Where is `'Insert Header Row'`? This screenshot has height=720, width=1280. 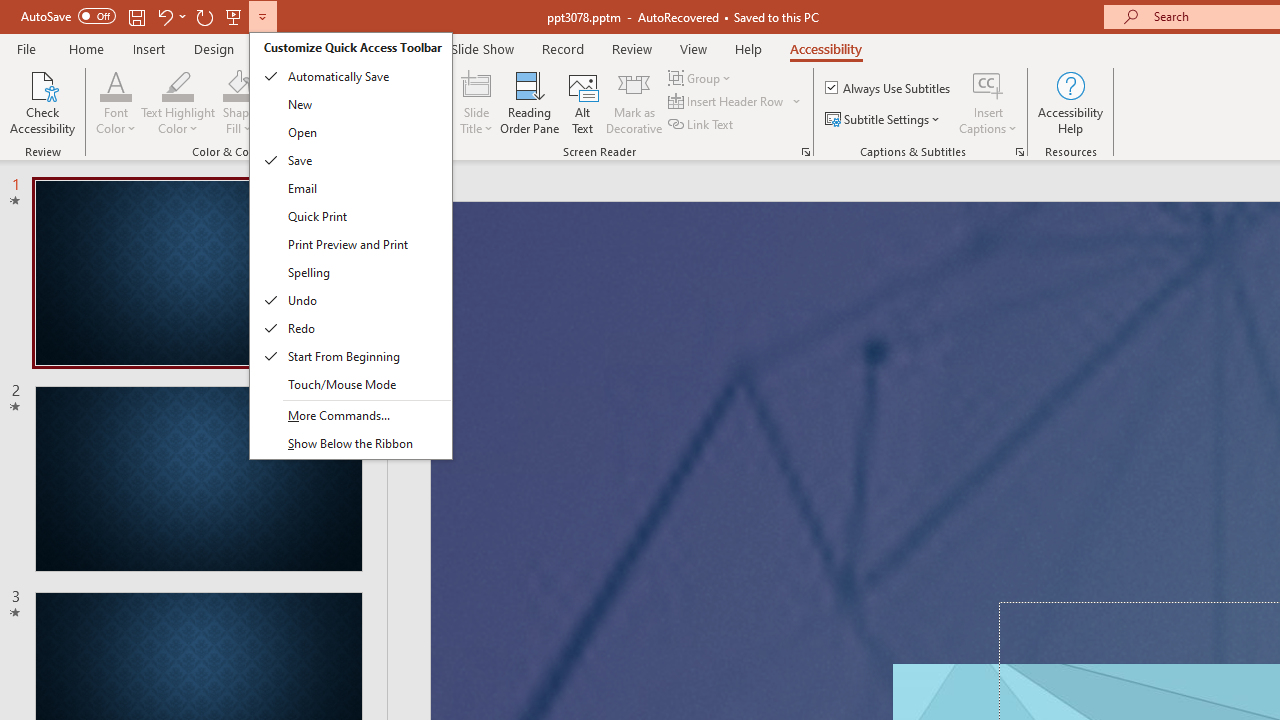 'Insert Header Row' is located at coordinates (735, 101).